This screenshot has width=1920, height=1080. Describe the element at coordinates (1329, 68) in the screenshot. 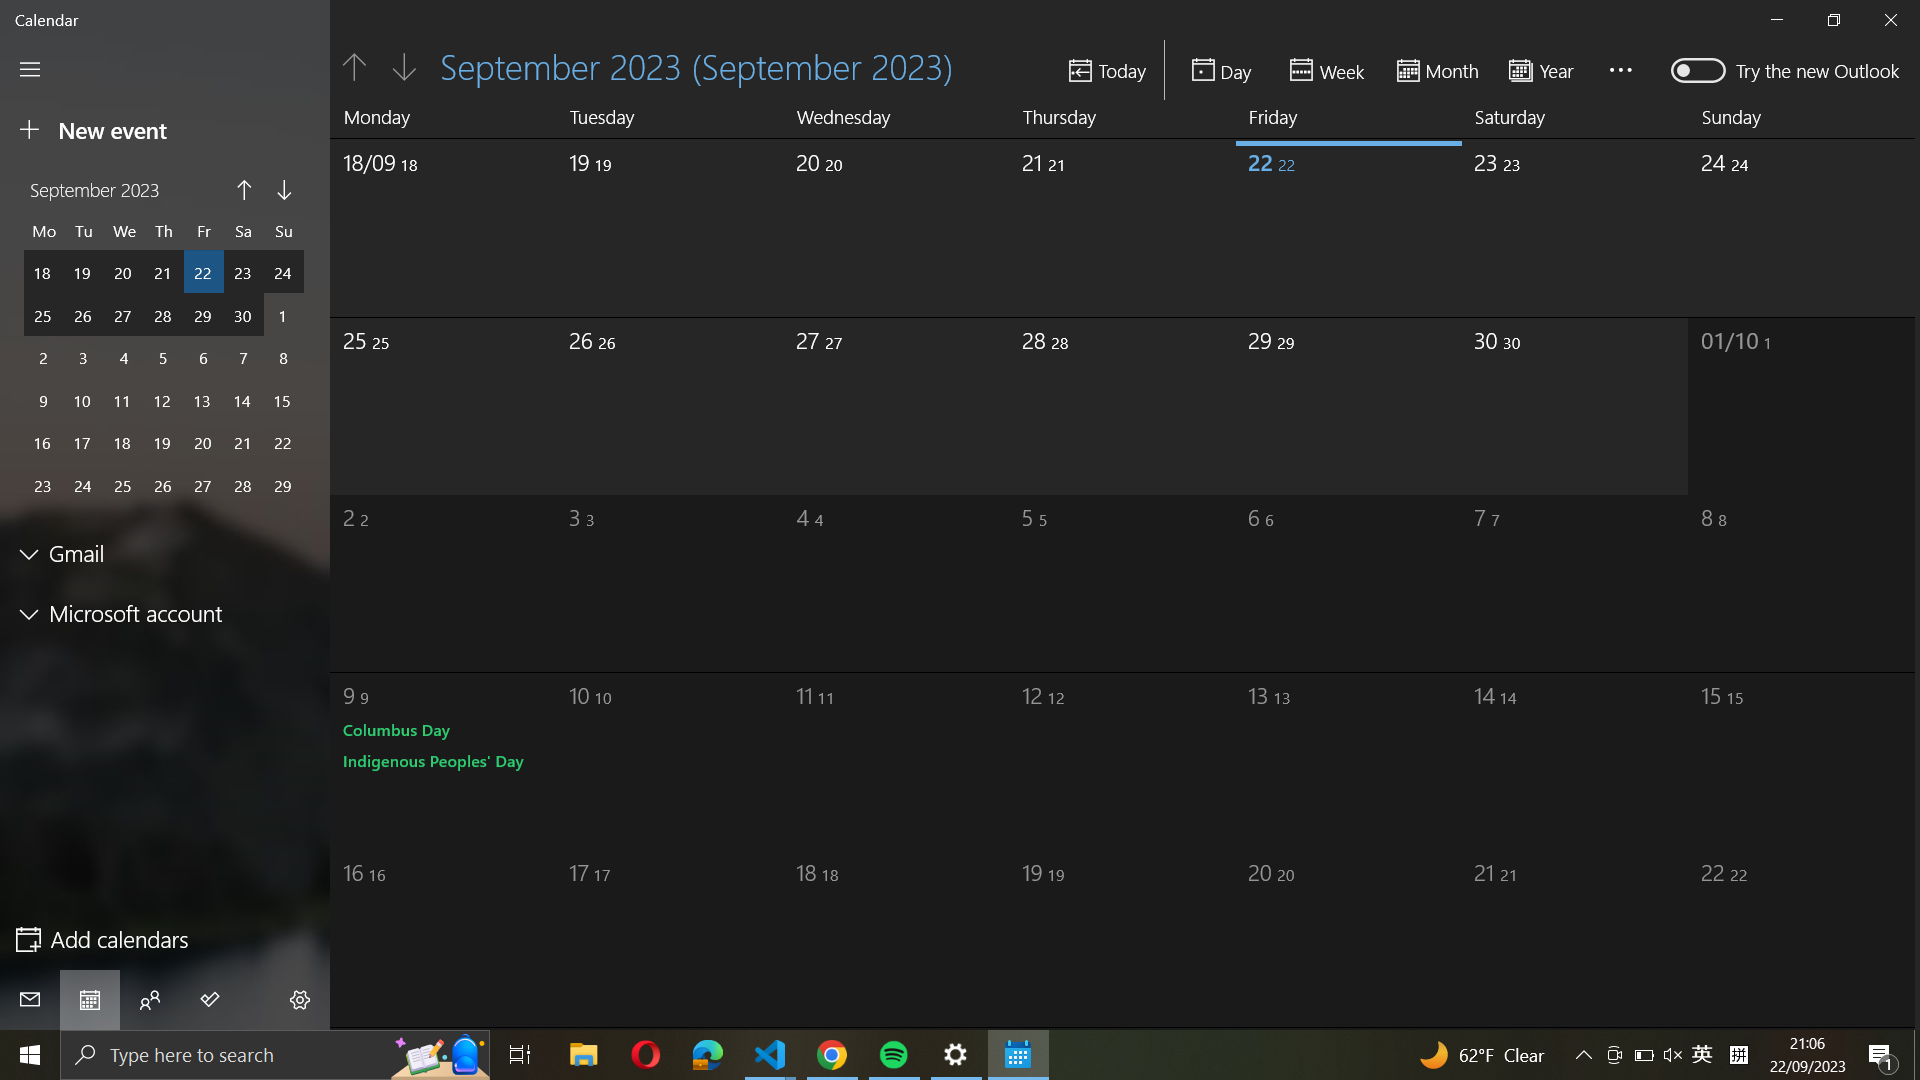

I see `calendar setup to weekly view` at that location.